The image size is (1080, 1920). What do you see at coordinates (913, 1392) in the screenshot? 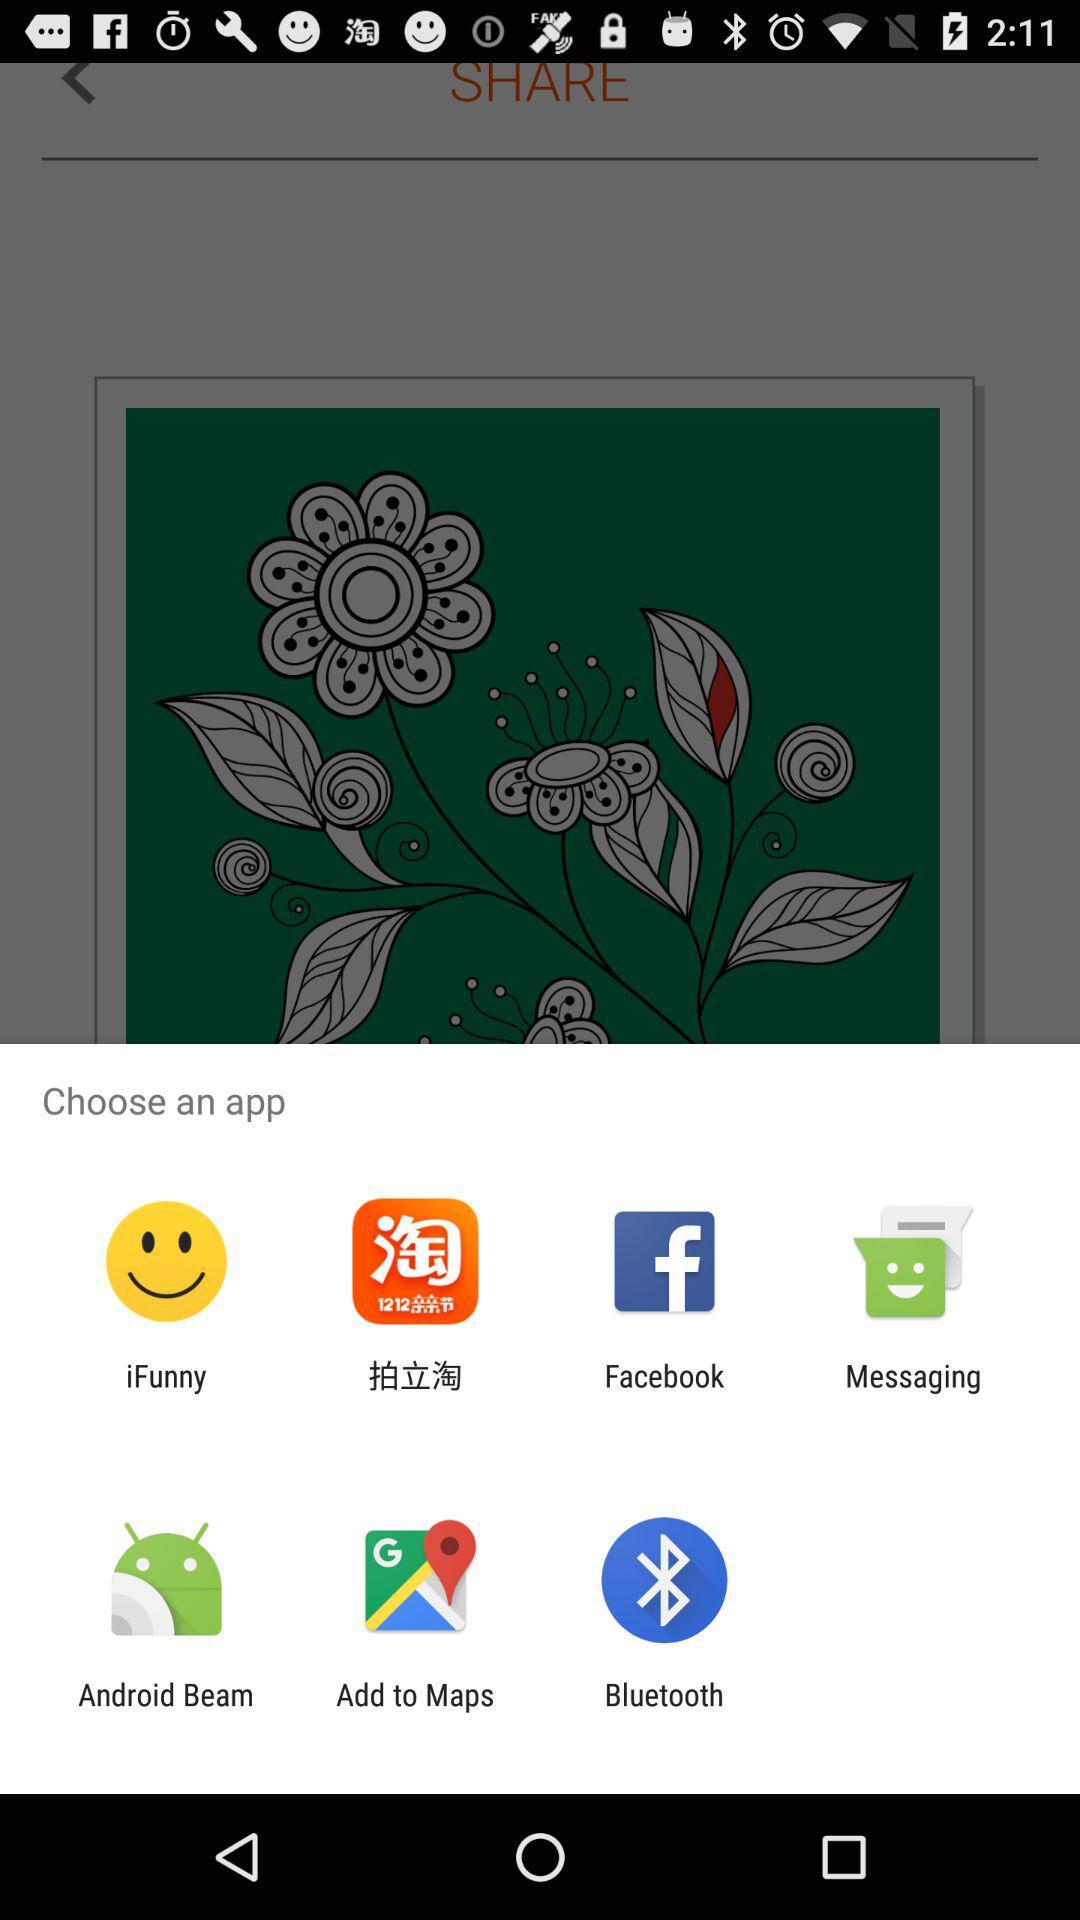
I see `the messaging app` at bounding box center [913, 1392].